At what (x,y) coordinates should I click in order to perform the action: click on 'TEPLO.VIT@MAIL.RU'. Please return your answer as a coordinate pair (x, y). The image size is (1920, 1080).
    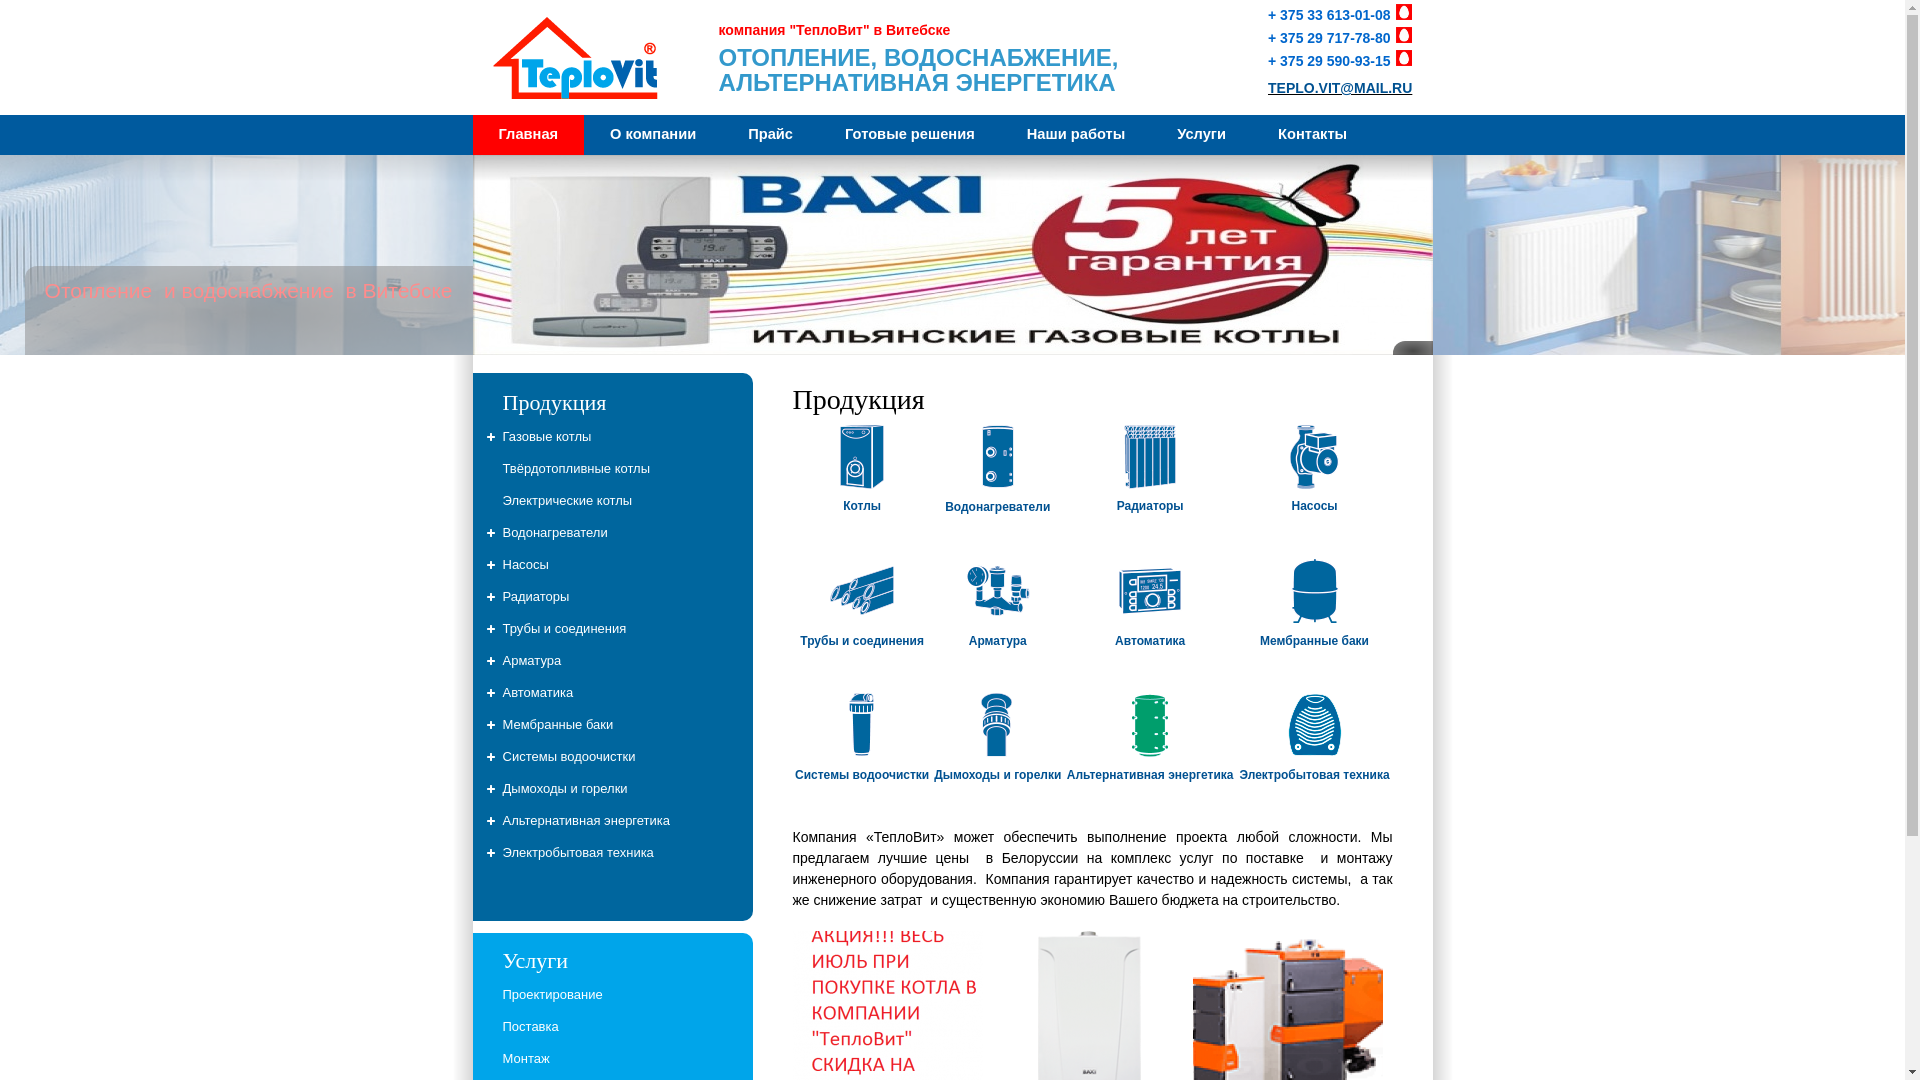
    Looking at the image, I should click on (1339, 87).